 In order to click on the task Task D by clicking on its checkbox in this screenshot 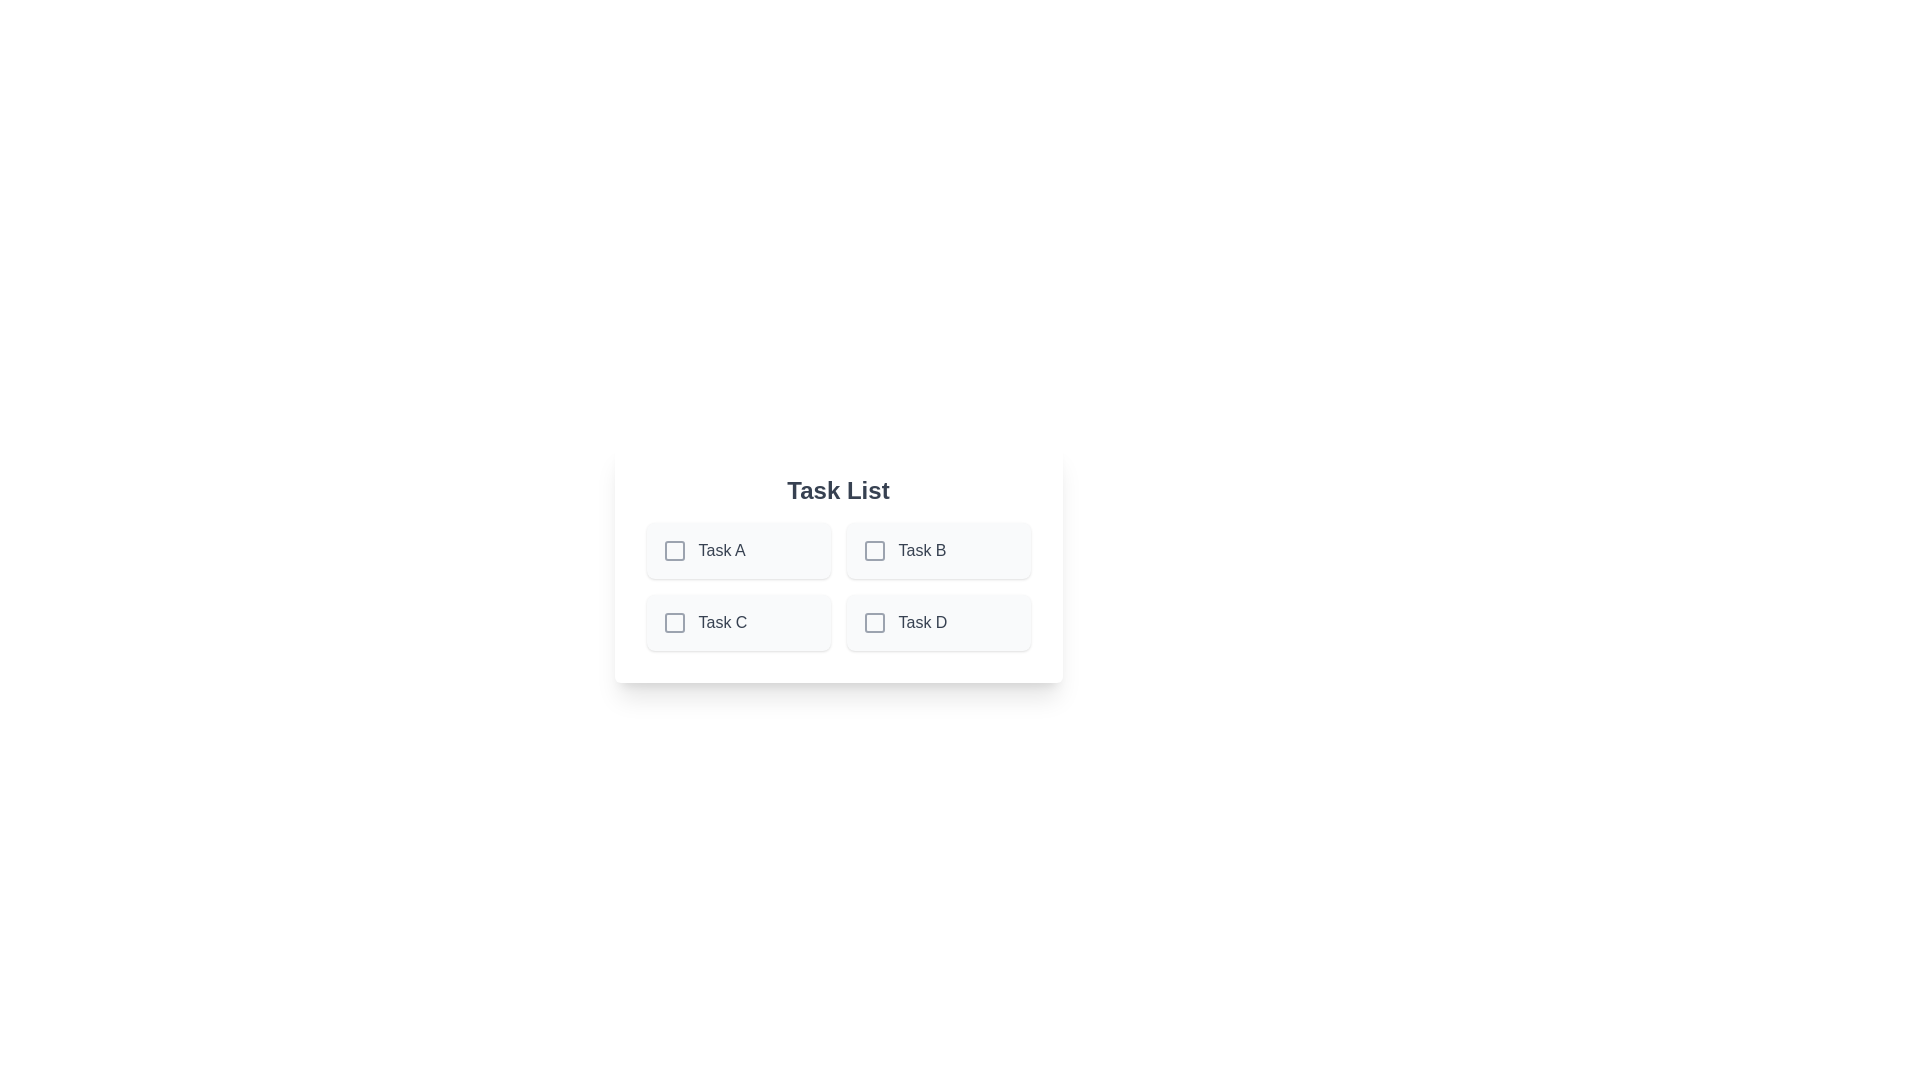, I will do `click(874, 622)`.